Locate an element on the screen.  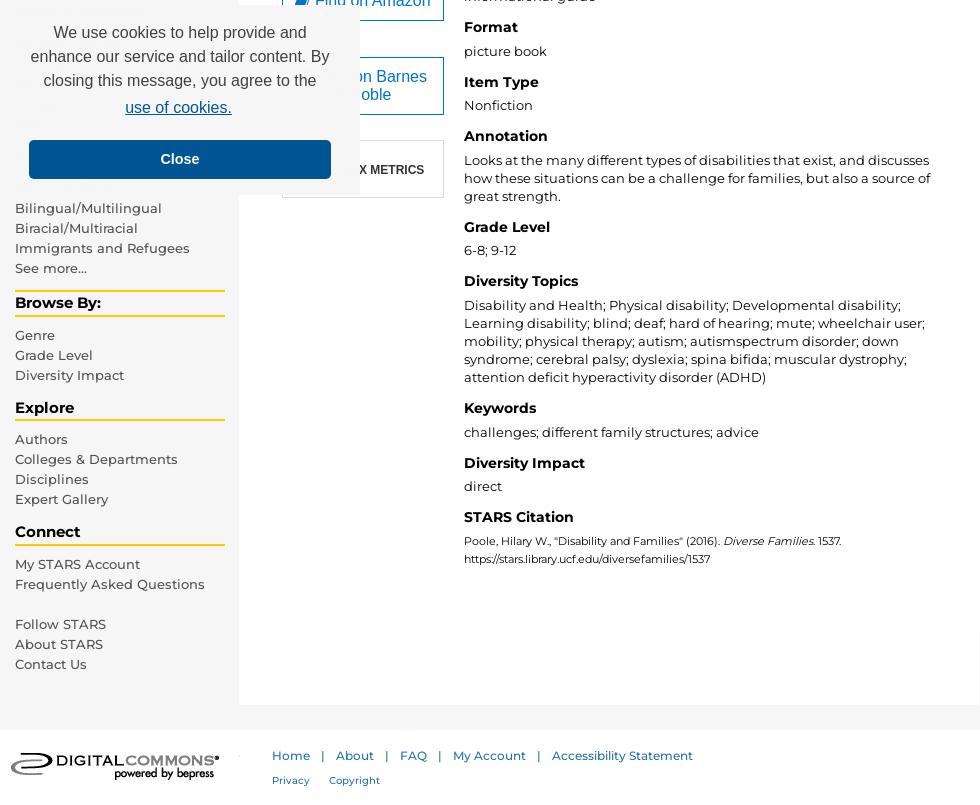
'Developmental Disability' is located at coordinates (99, 62).